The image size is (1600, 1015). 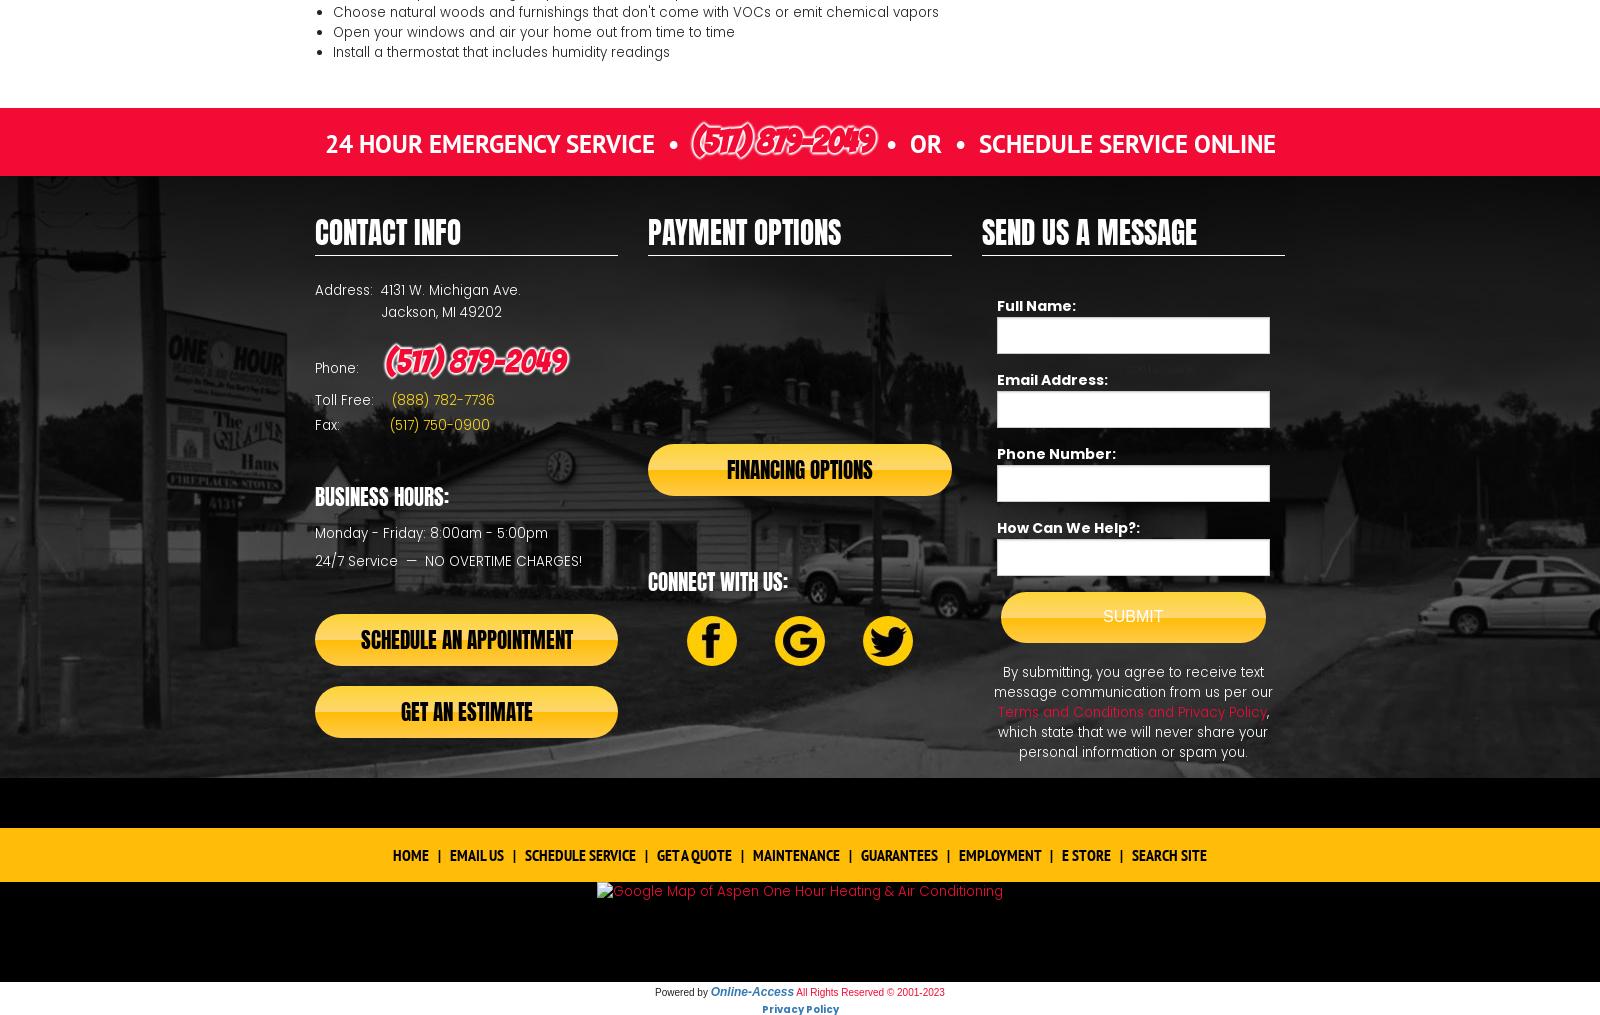 What do you see at coordinates (635, 11) in the screenshot?
I see `'Choose natural woods and furnishings that don't come with VOCs or emit chemical vapors'` at bounding box center [635, 11].